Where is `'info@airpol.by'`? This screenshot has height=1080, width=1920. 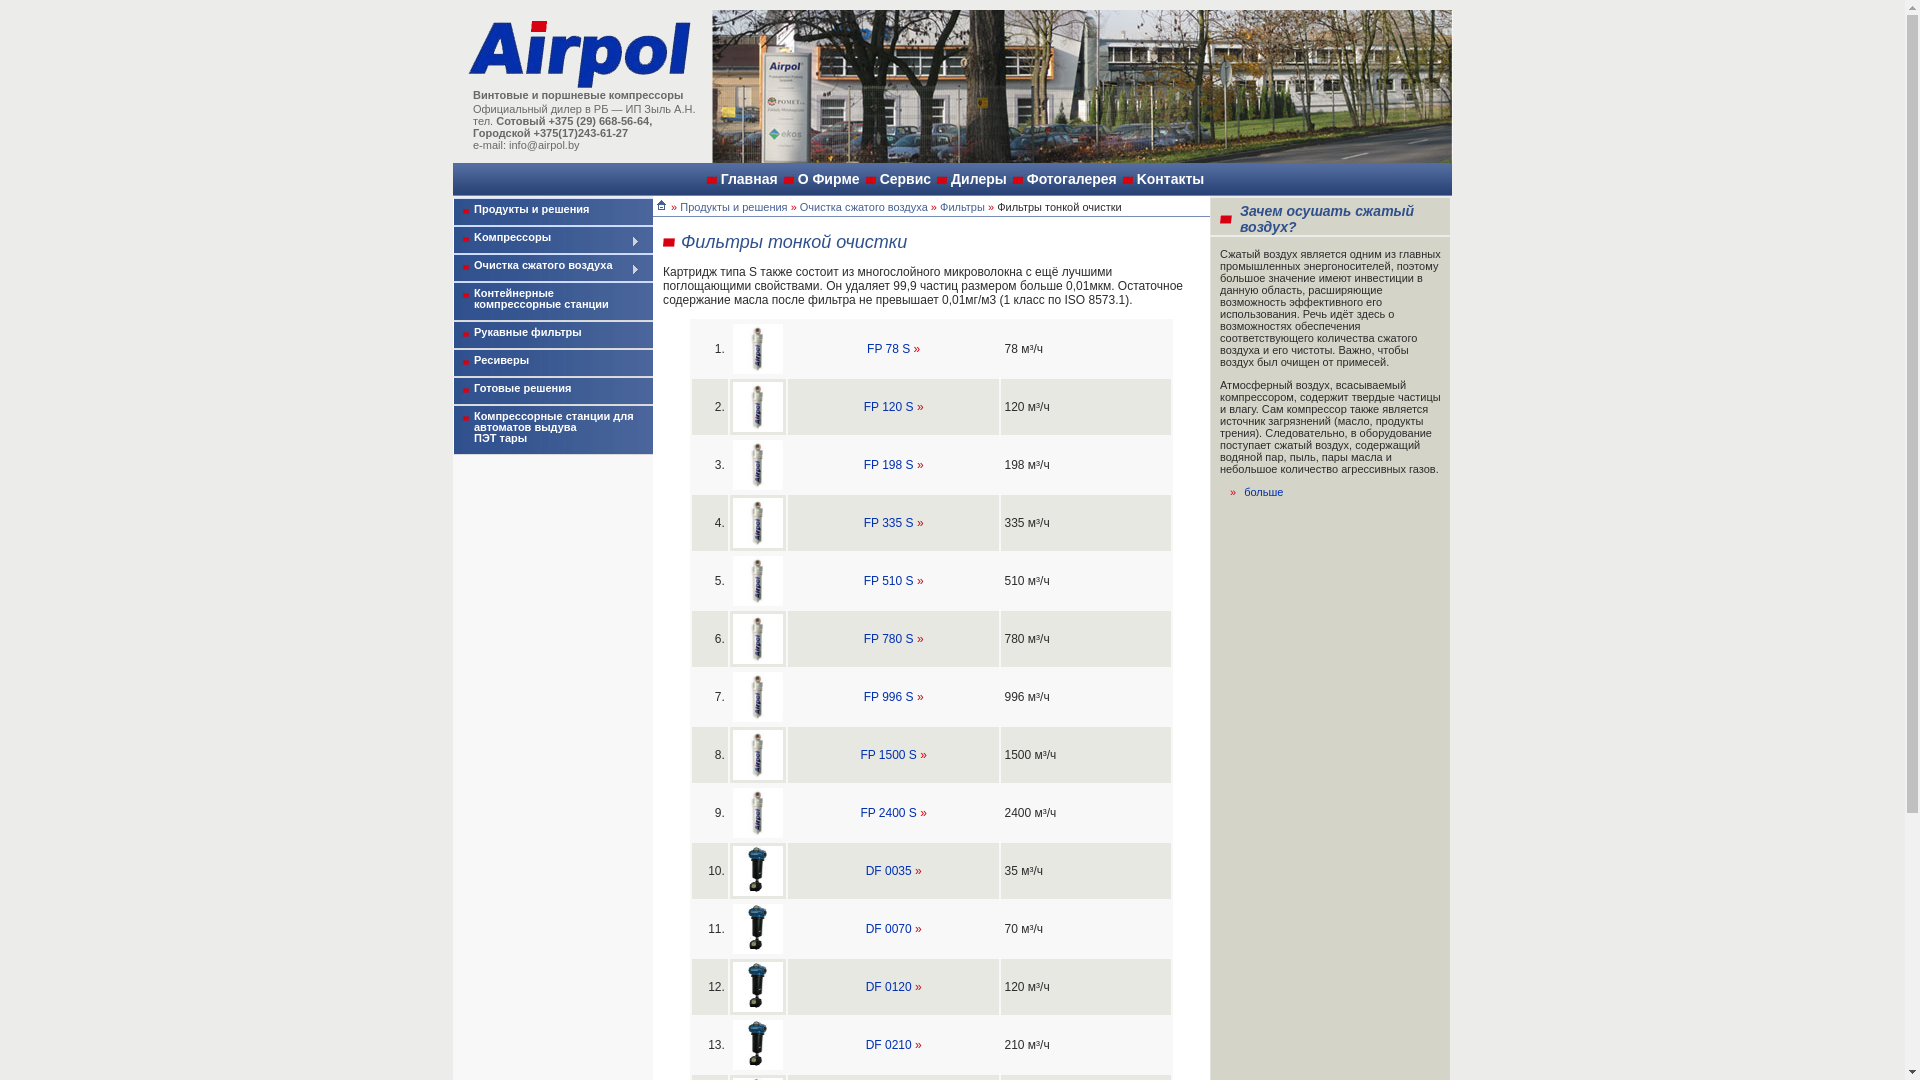
'info@airpol.by' is located at coordinates (508, 144).